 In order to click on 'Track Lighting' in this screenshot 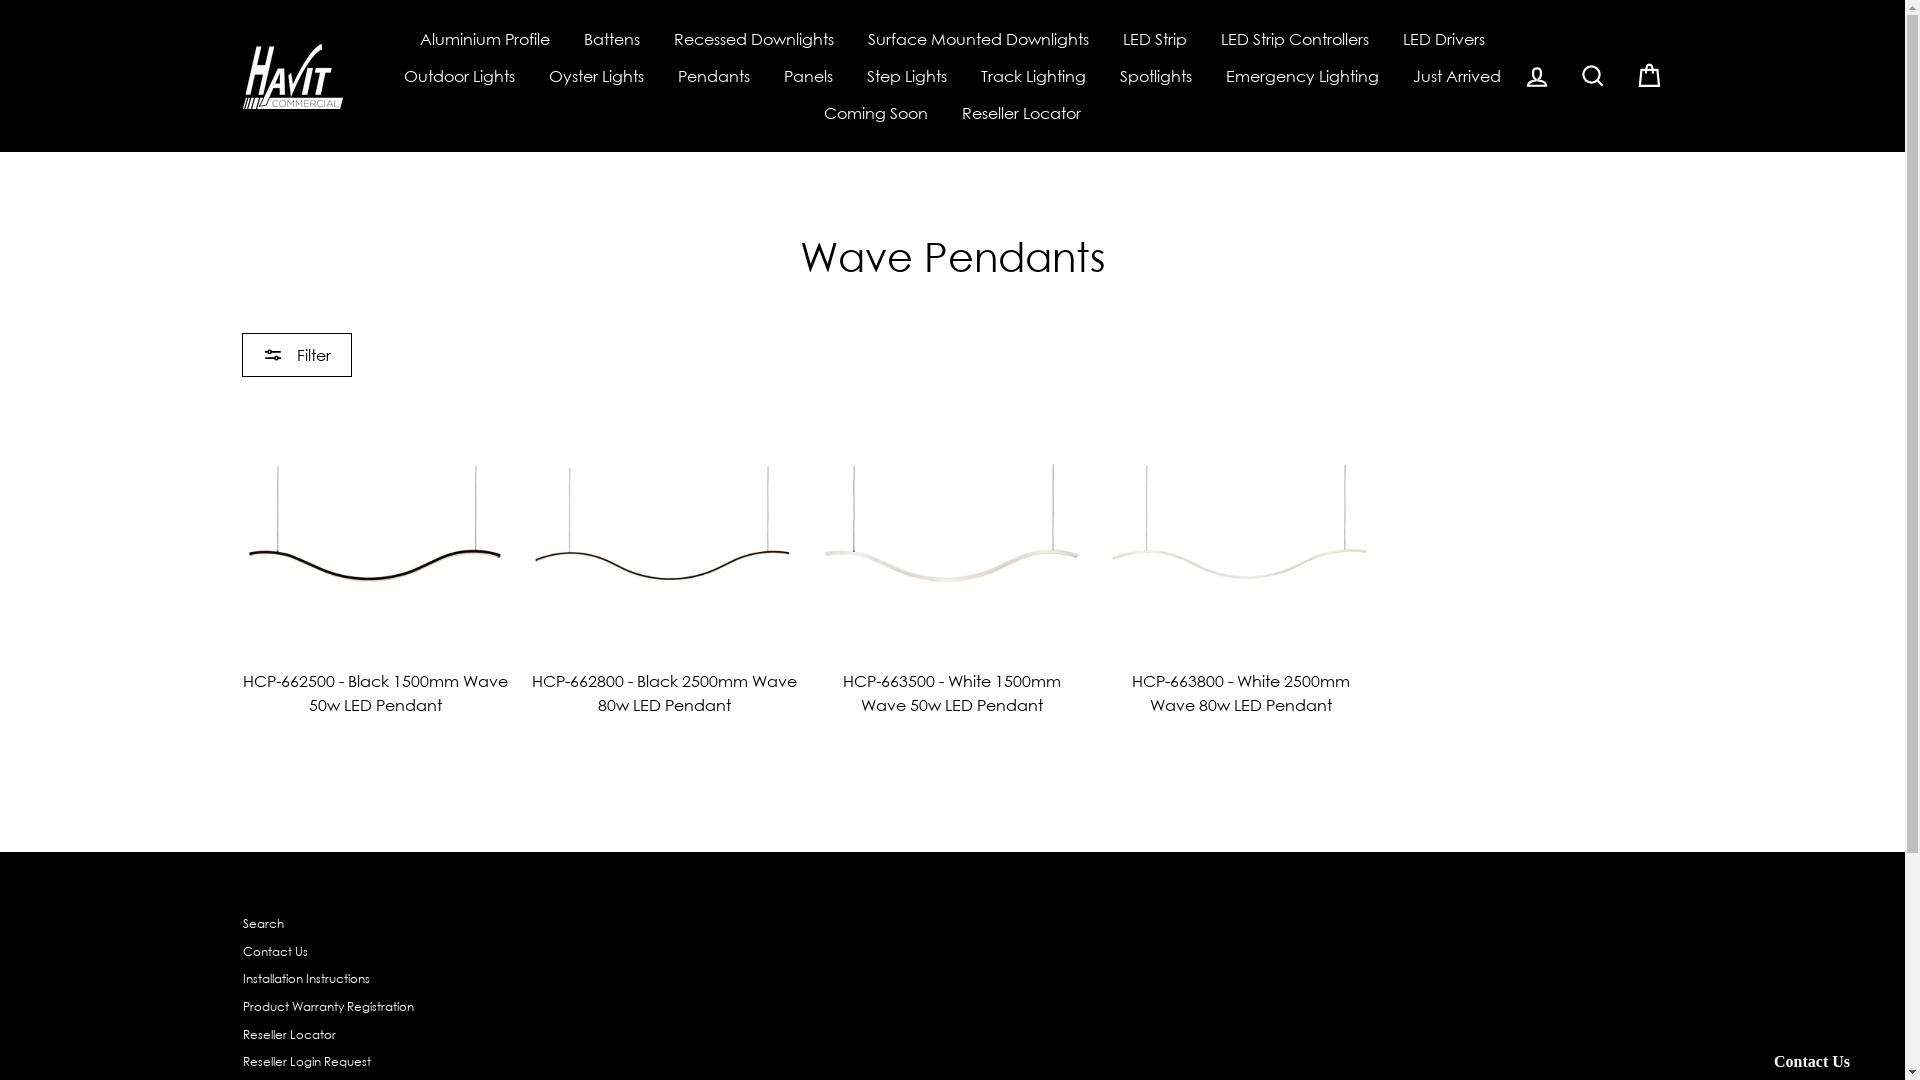, I will do `click(1033, 74)`.